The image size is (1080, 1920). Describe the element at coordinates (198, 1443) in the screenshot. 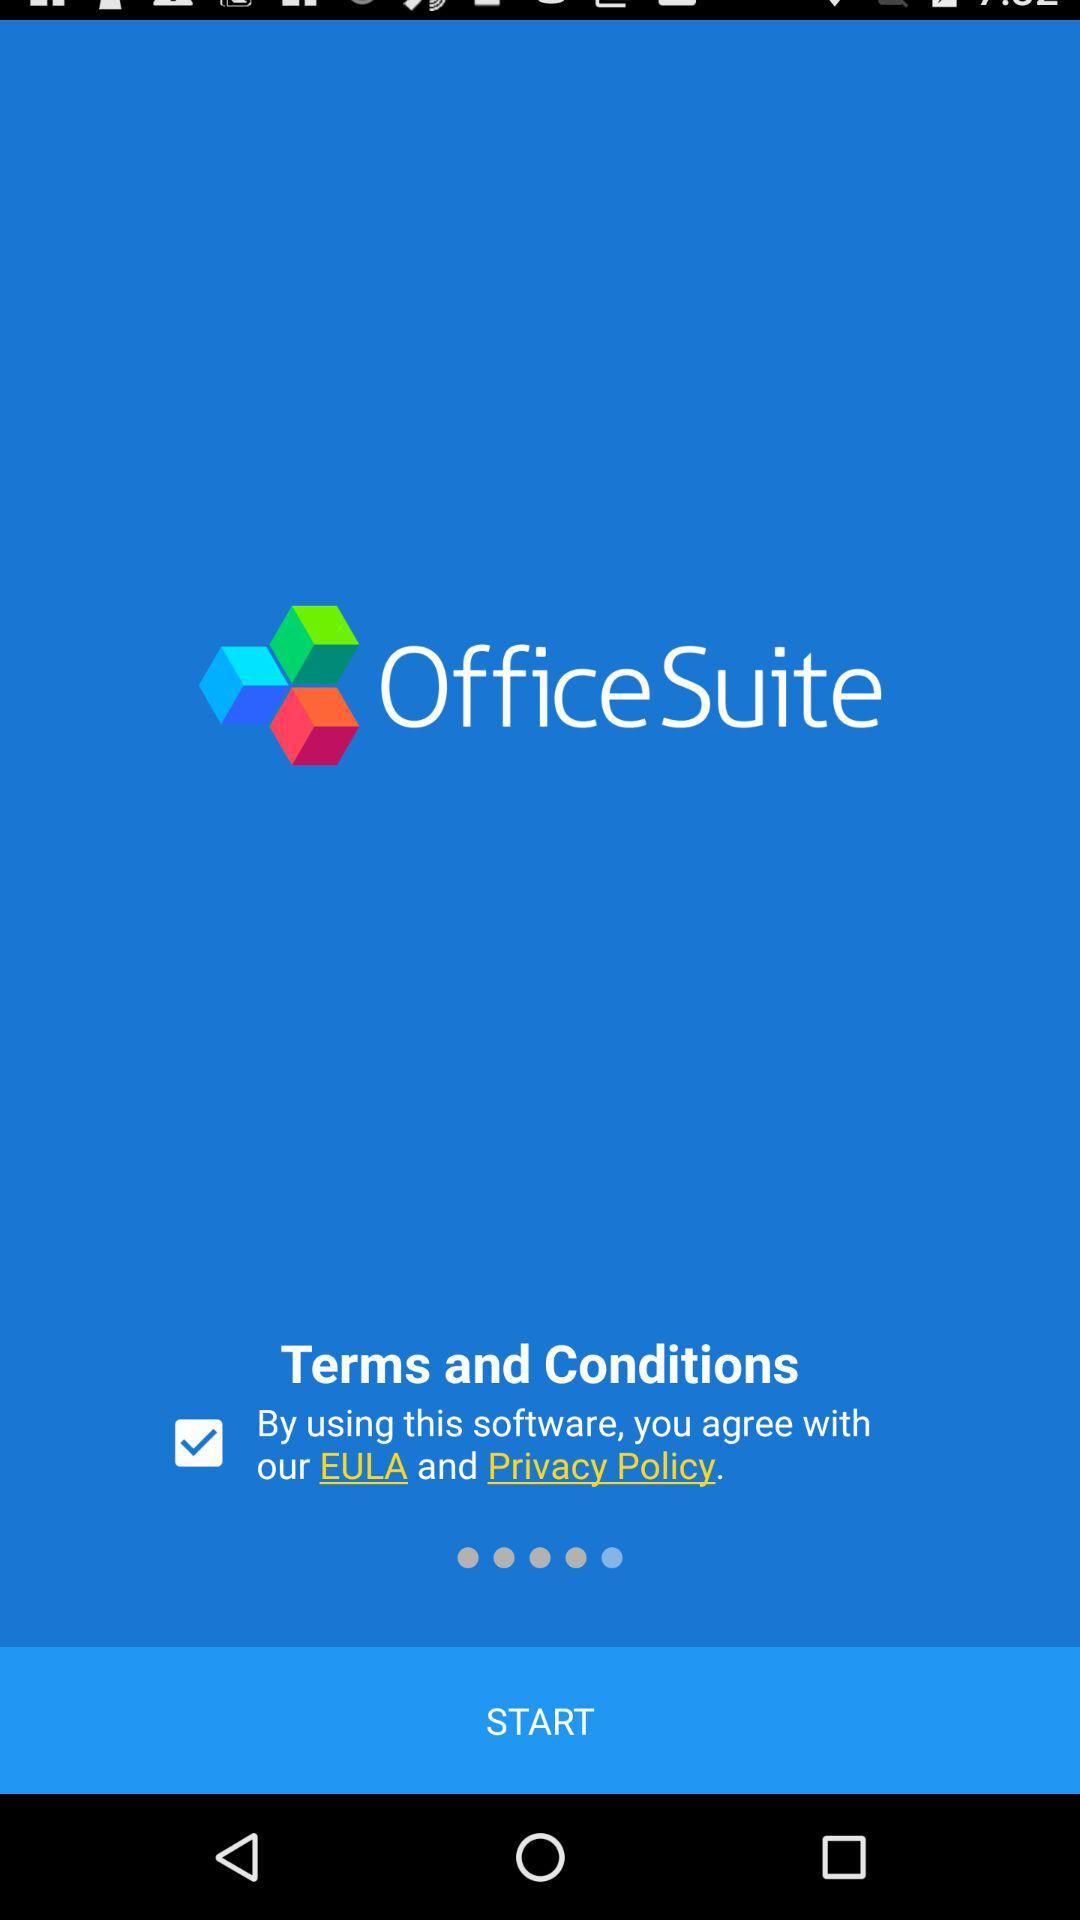

I see `the icon at the bottom left corner` at that location.